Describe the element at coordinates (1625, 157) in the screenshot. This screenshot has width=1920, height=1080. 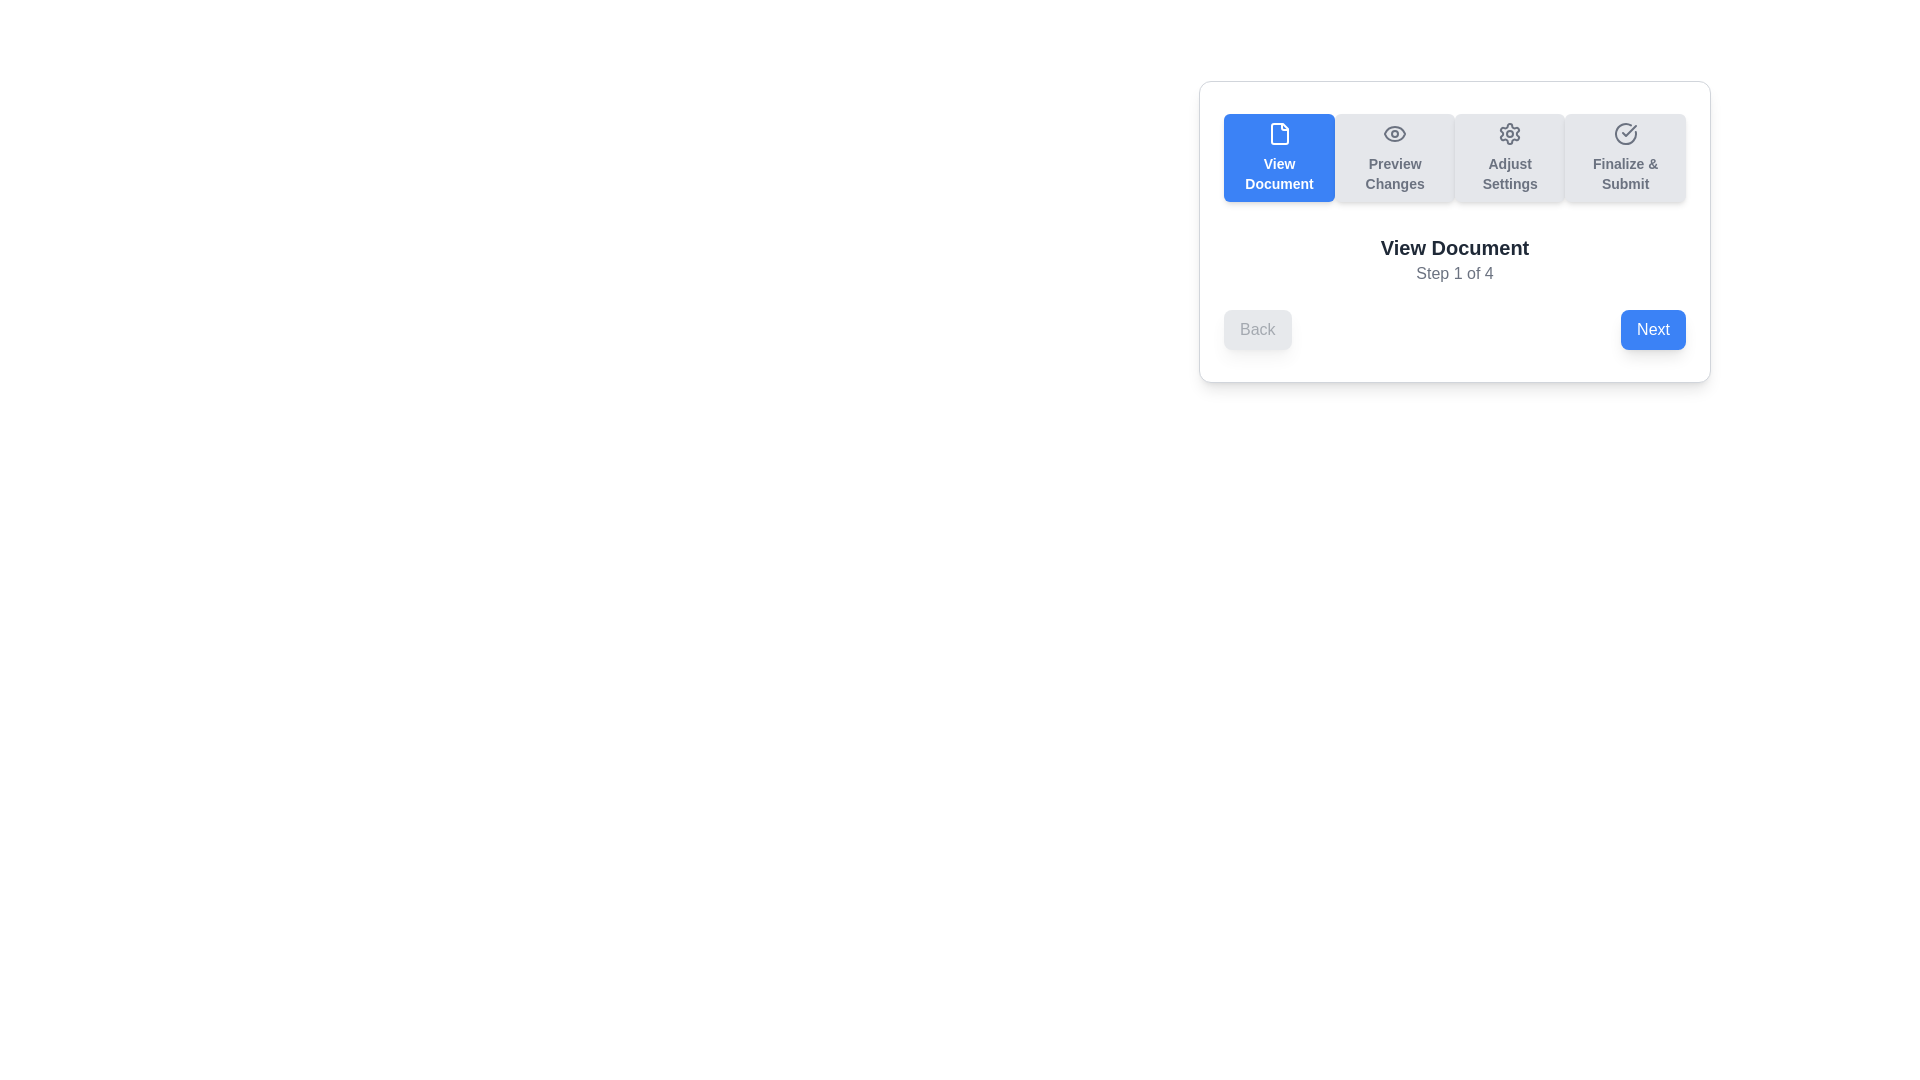
I see `the button corresponding to Finalize & Submit` at that location.